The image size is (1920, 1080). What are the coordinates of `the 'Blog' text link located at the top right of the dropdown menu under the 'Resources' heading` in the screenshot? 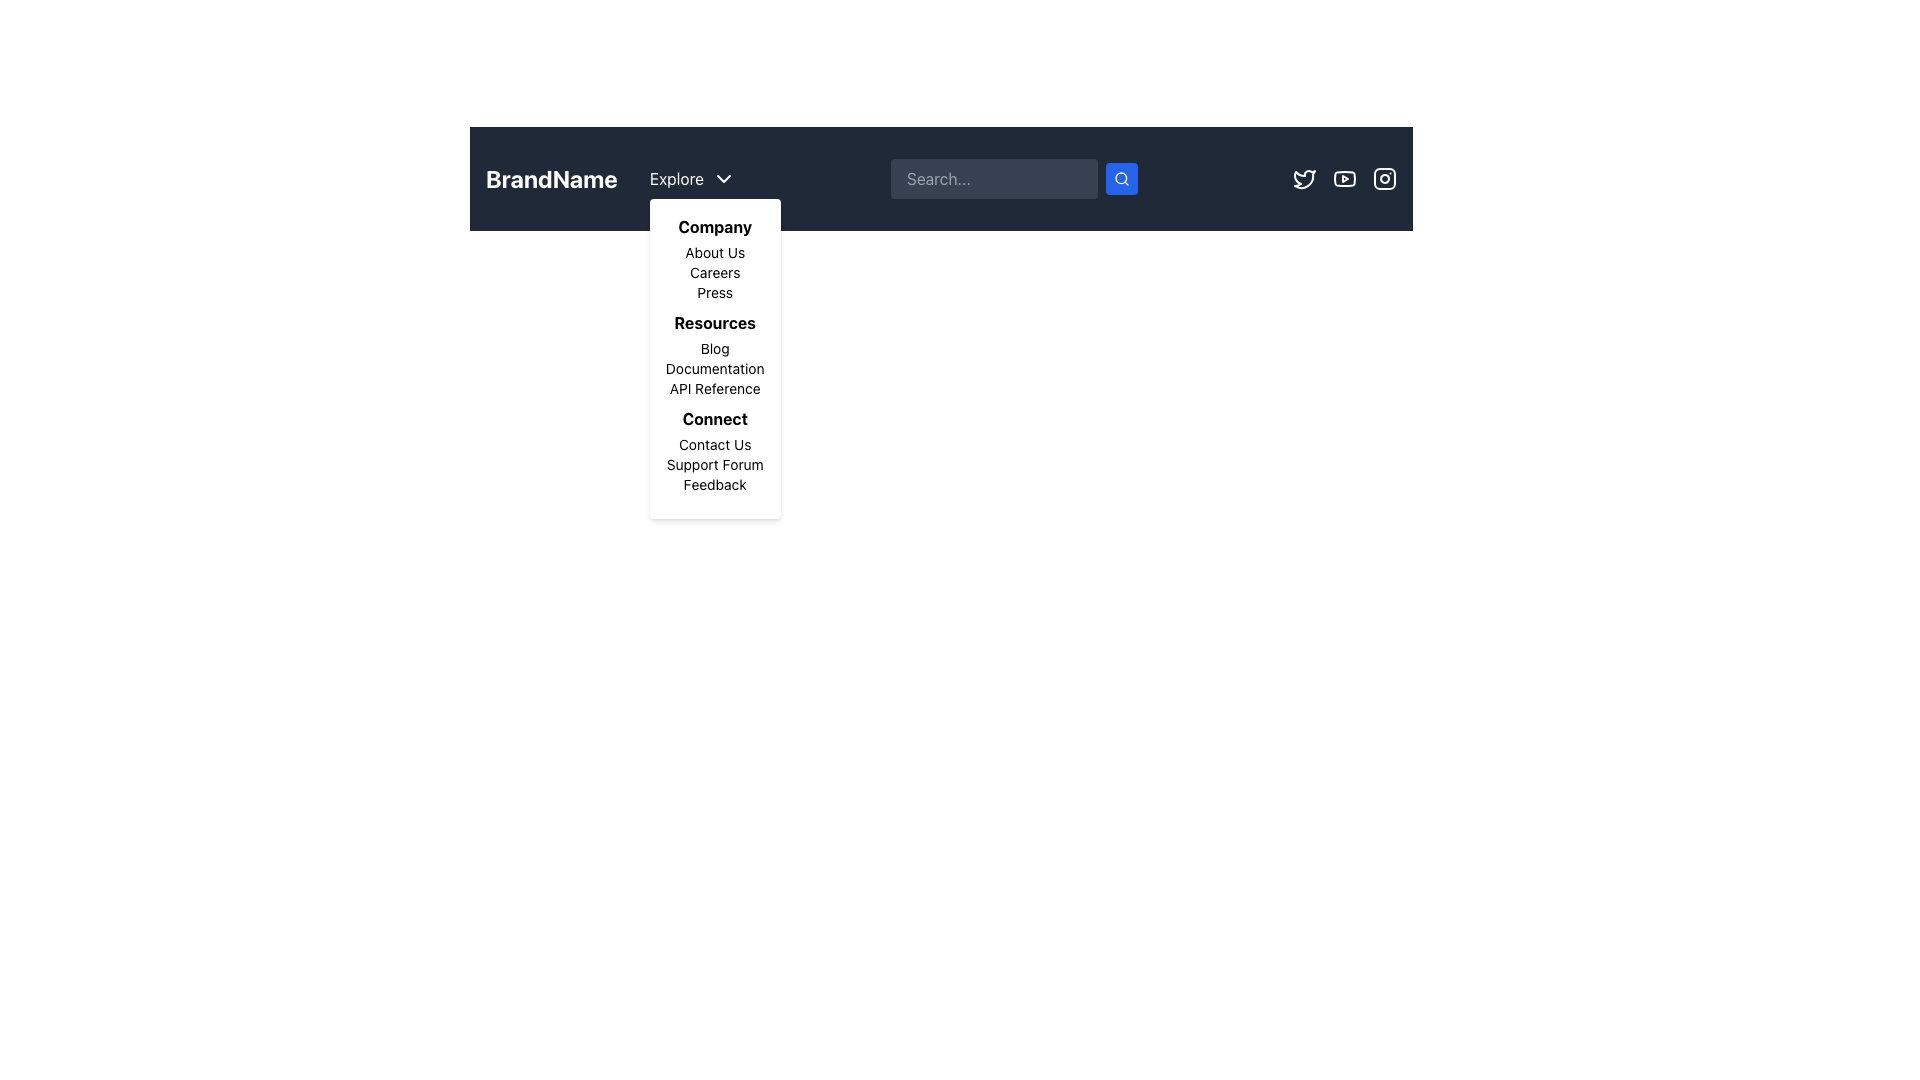 It's located at (715, 347).